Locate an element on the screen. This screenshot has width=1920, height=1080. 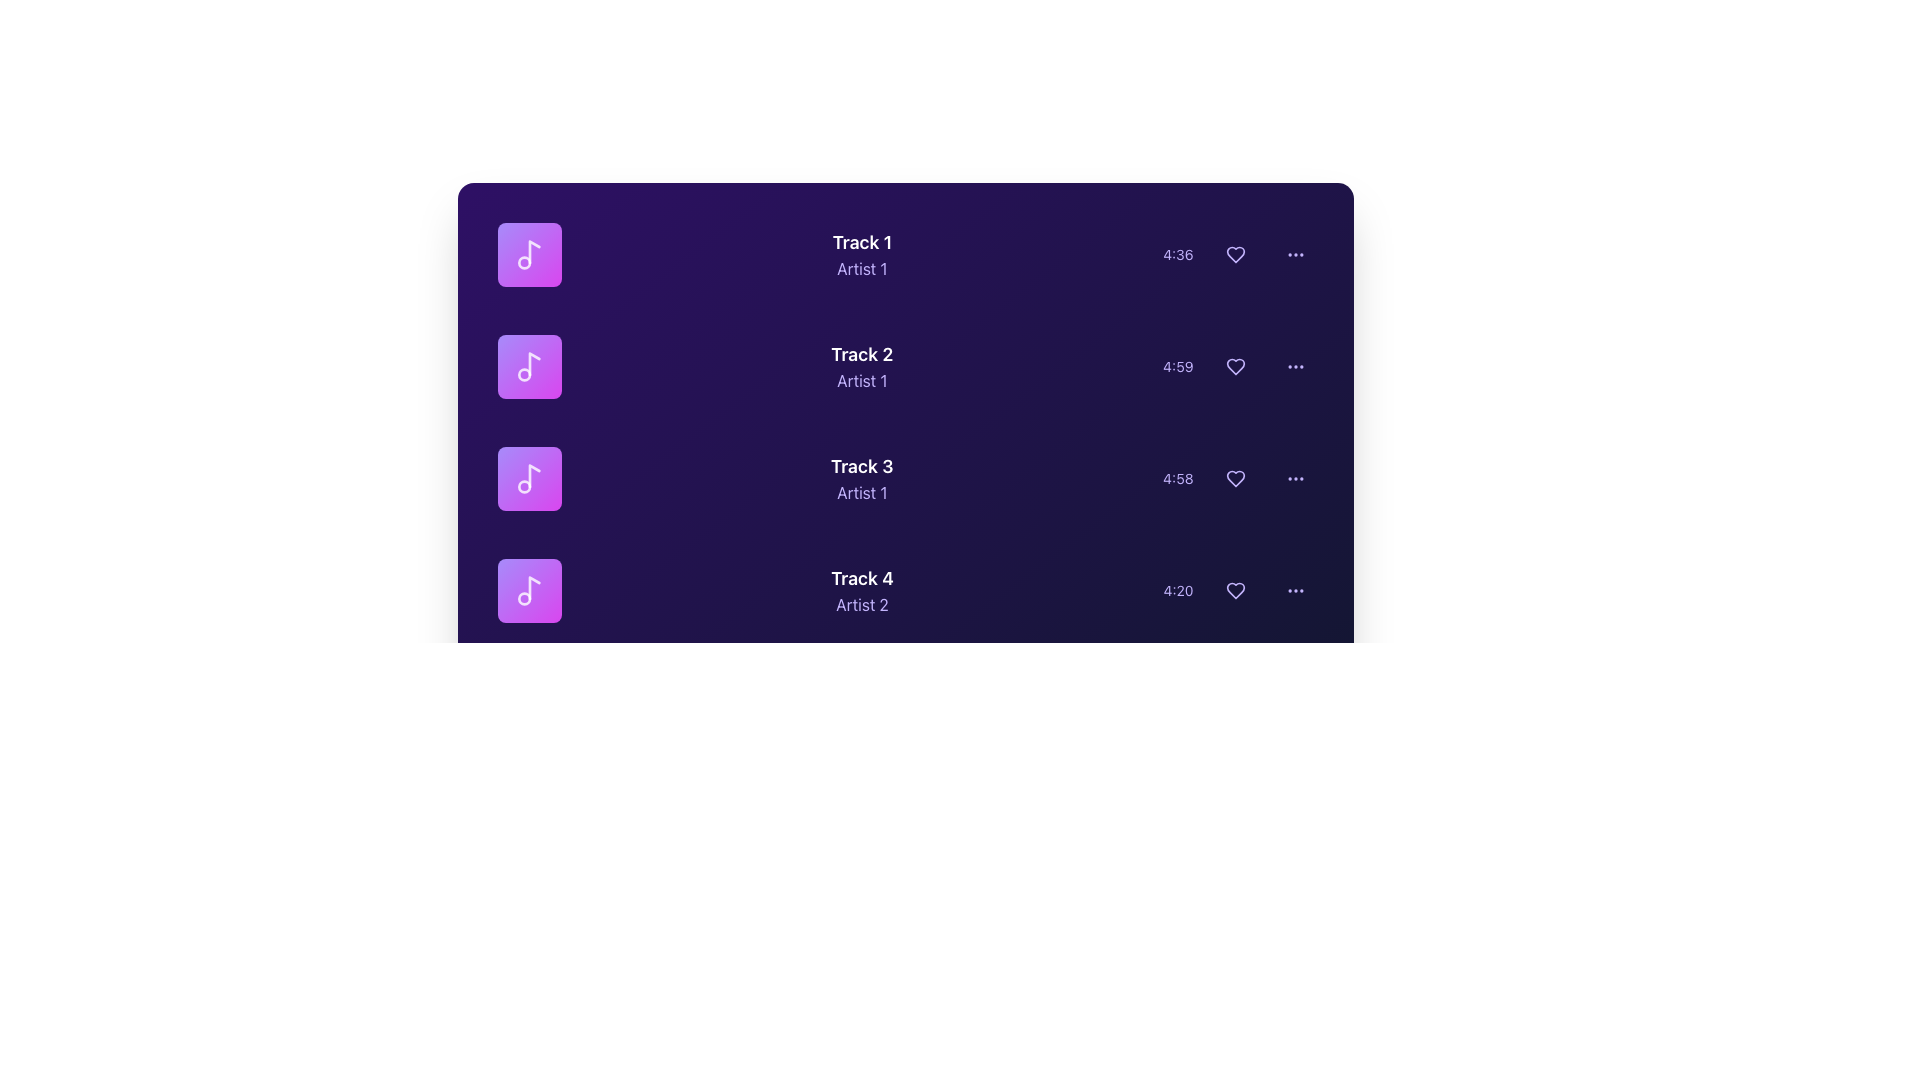
the violet heart icon in the fourth row between the duration '4:20' and an ellipsis icon is located at coordinates (1237, 589).